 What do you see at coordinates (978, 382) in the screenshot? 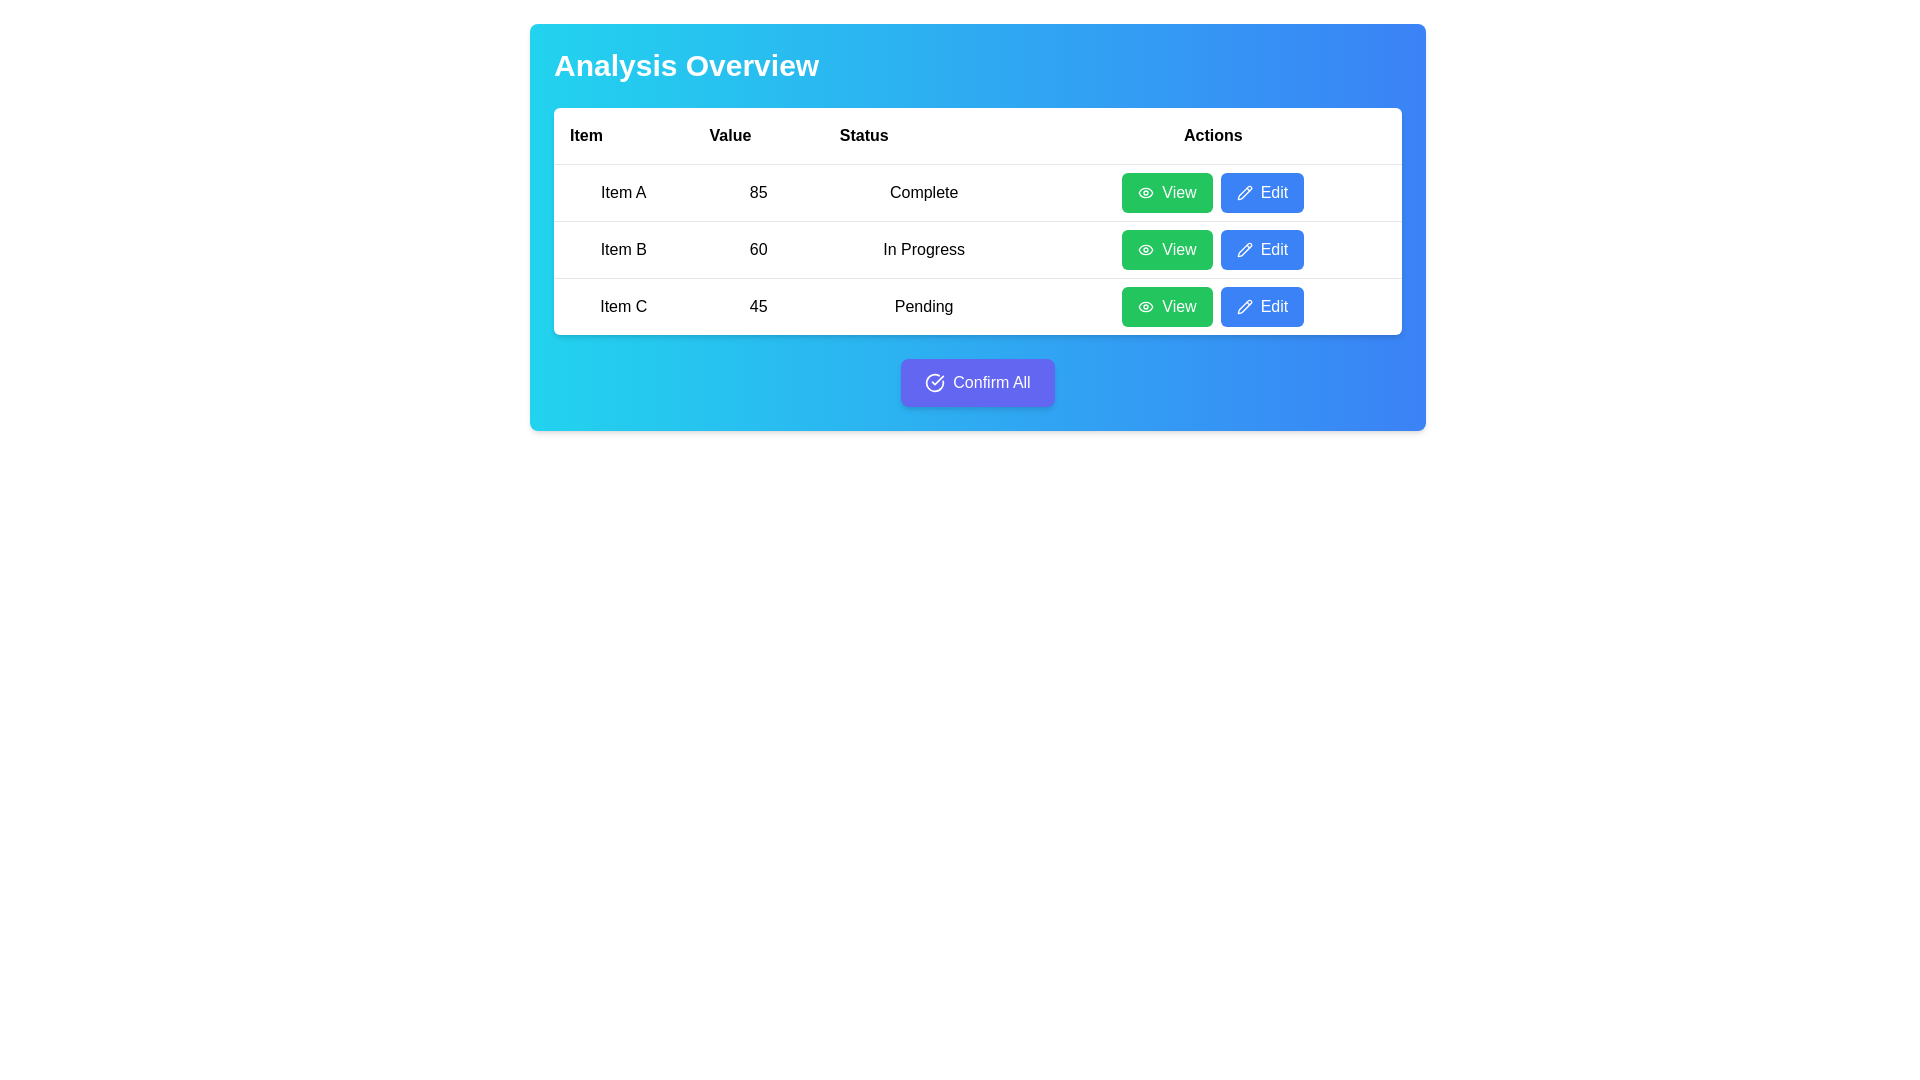
I see `the 'Confirm All' button with a violet gradient background and a check icon to confirm all actions` at bounding box center [978, 382].